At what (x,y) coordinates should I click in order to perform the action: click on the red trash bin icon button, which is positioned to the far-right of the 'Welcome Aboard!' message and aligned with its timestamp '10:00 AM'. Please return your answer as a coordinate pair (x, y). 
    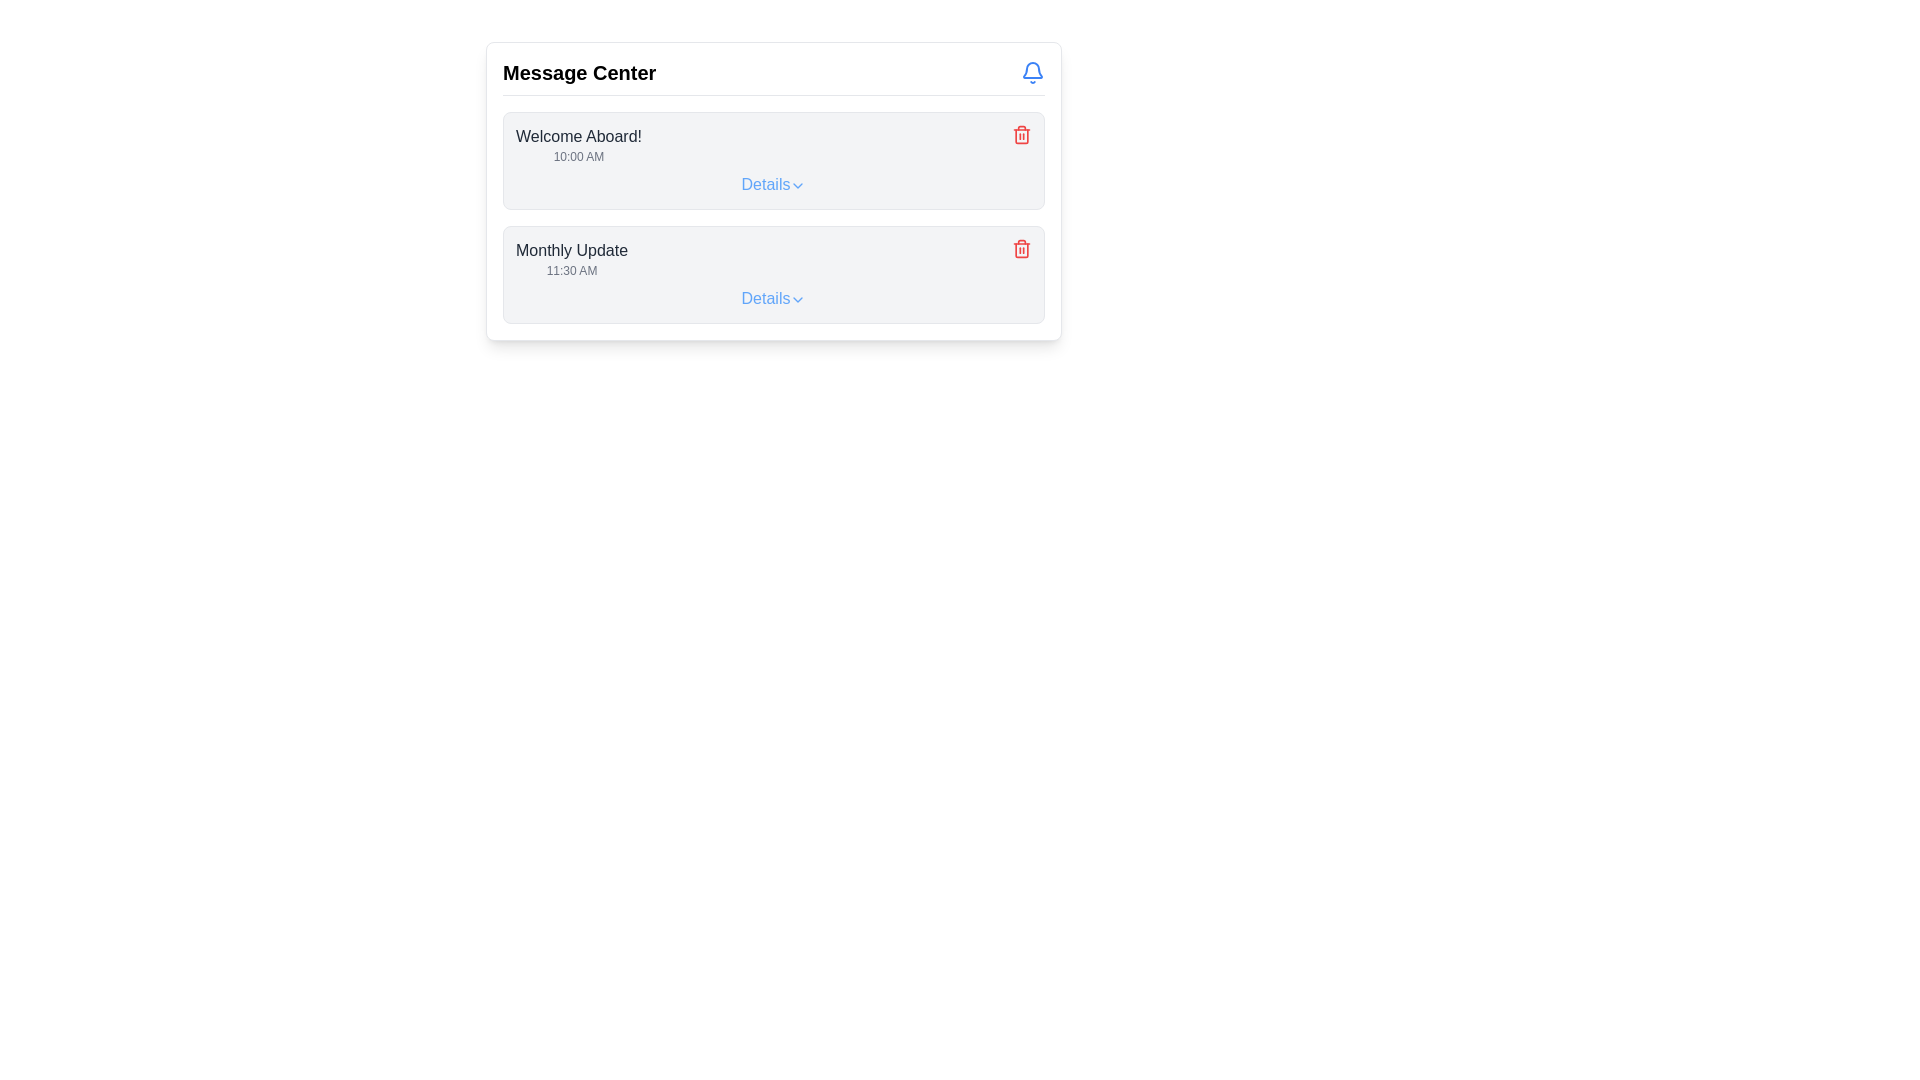
    Looking at the image, I should click on (1022, 135).